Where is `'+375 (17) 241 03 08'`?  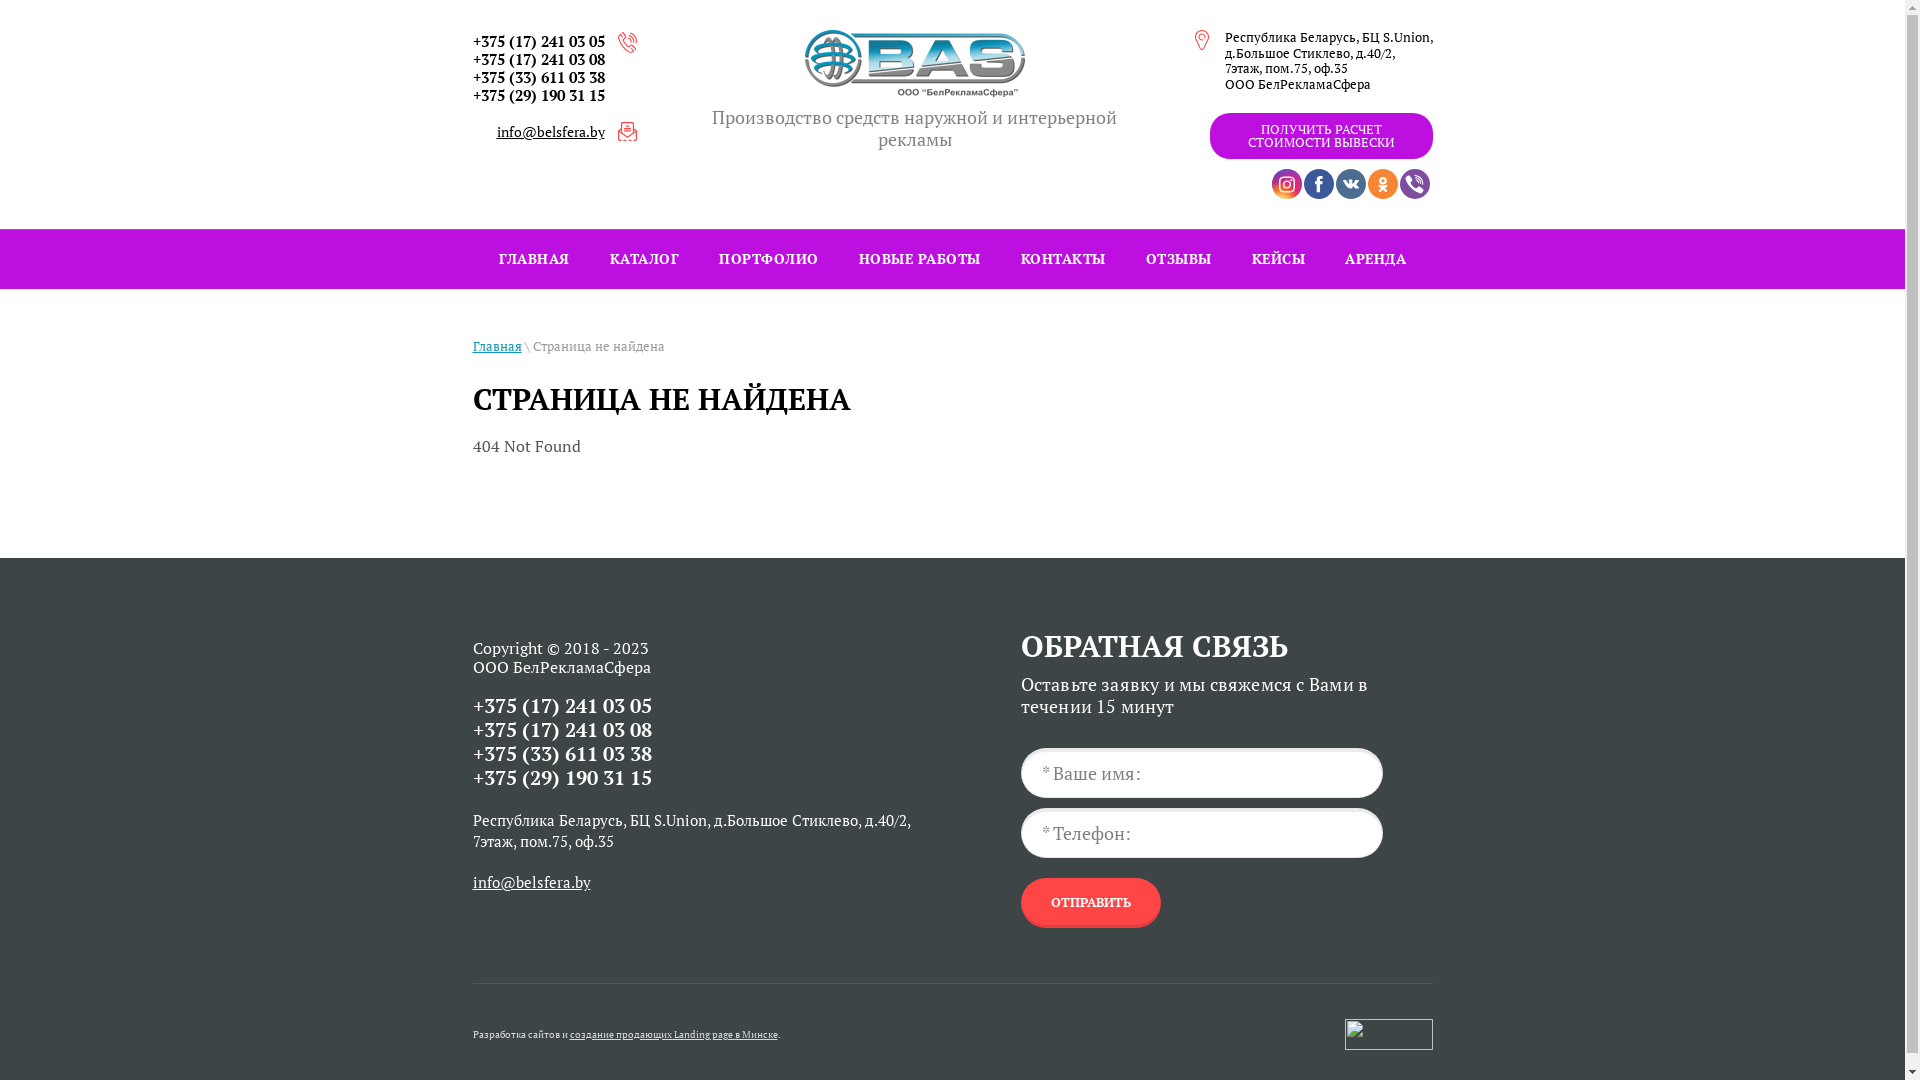 '+375 (17) 241 03 08' is located at coordinates (537, 57).